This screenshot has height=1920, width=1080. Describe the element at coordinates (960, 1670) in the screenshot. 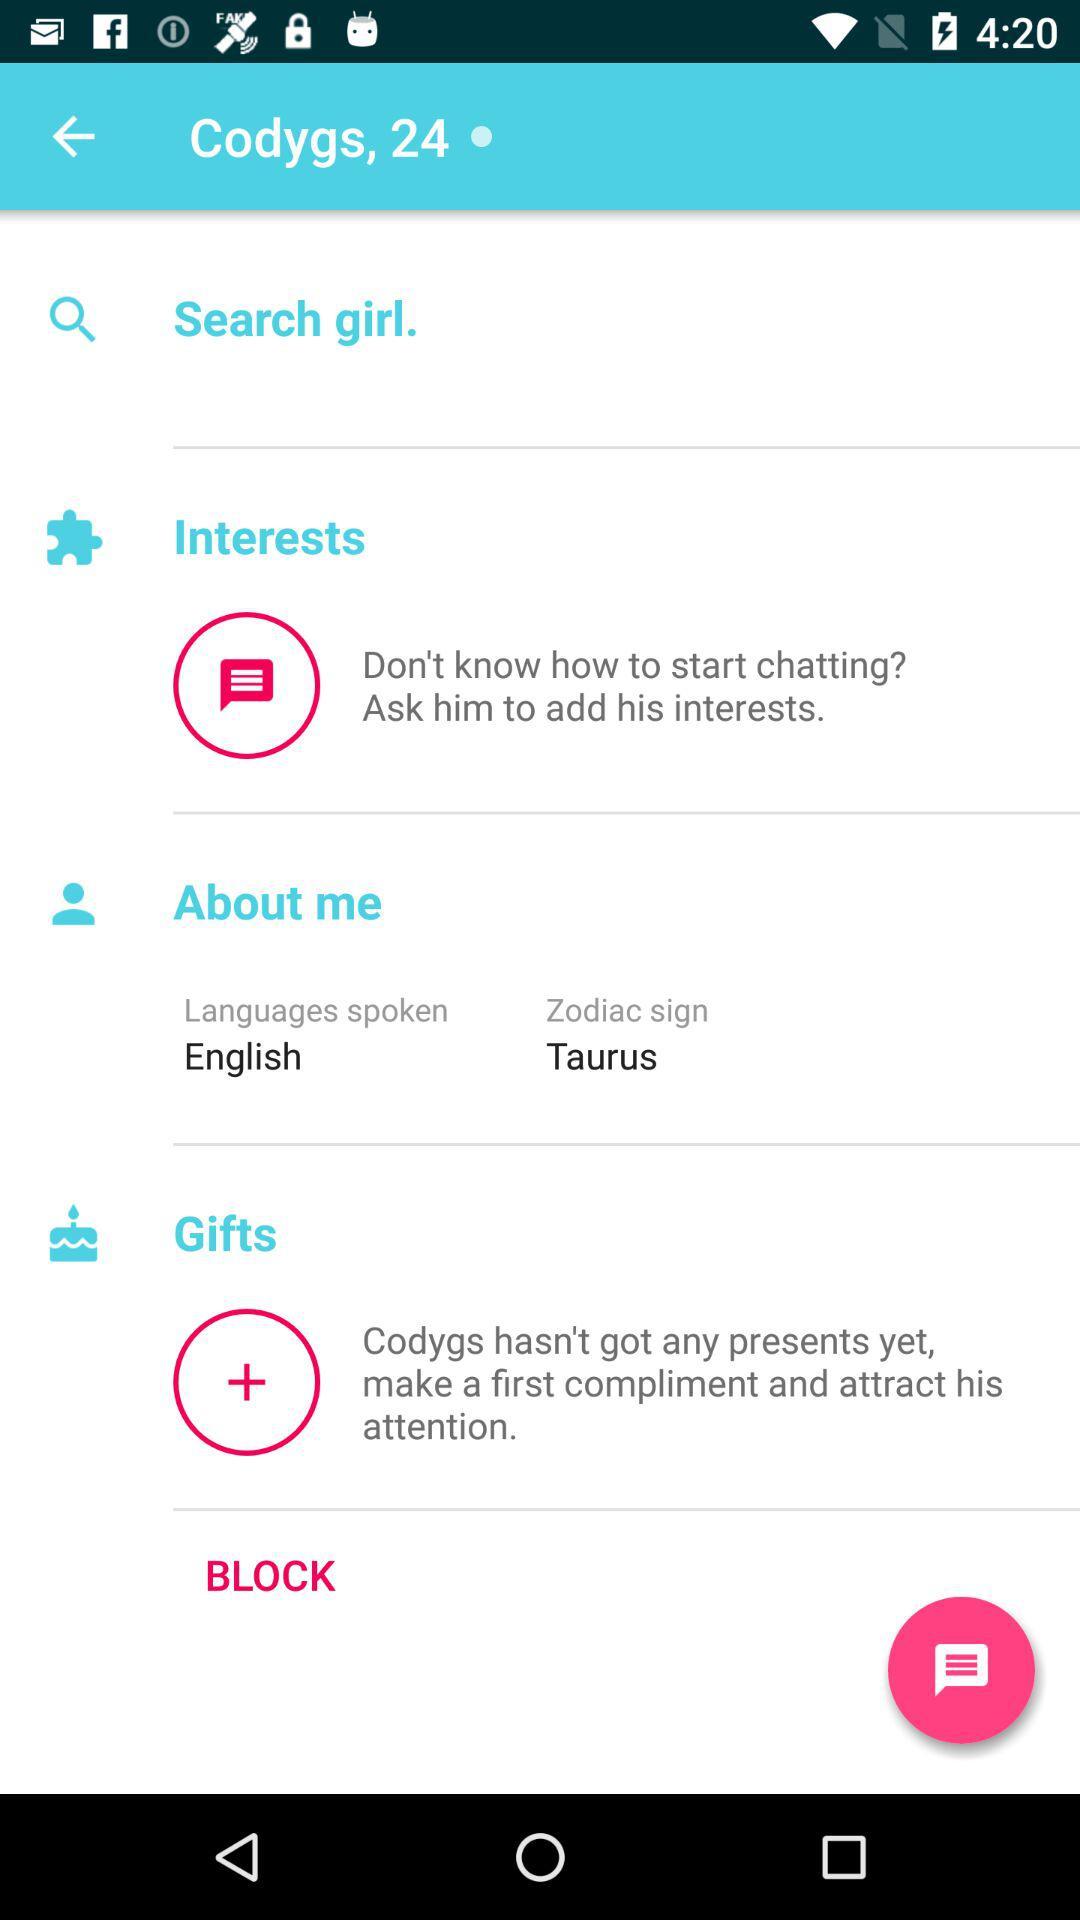

I see `the chat icon` at that location.